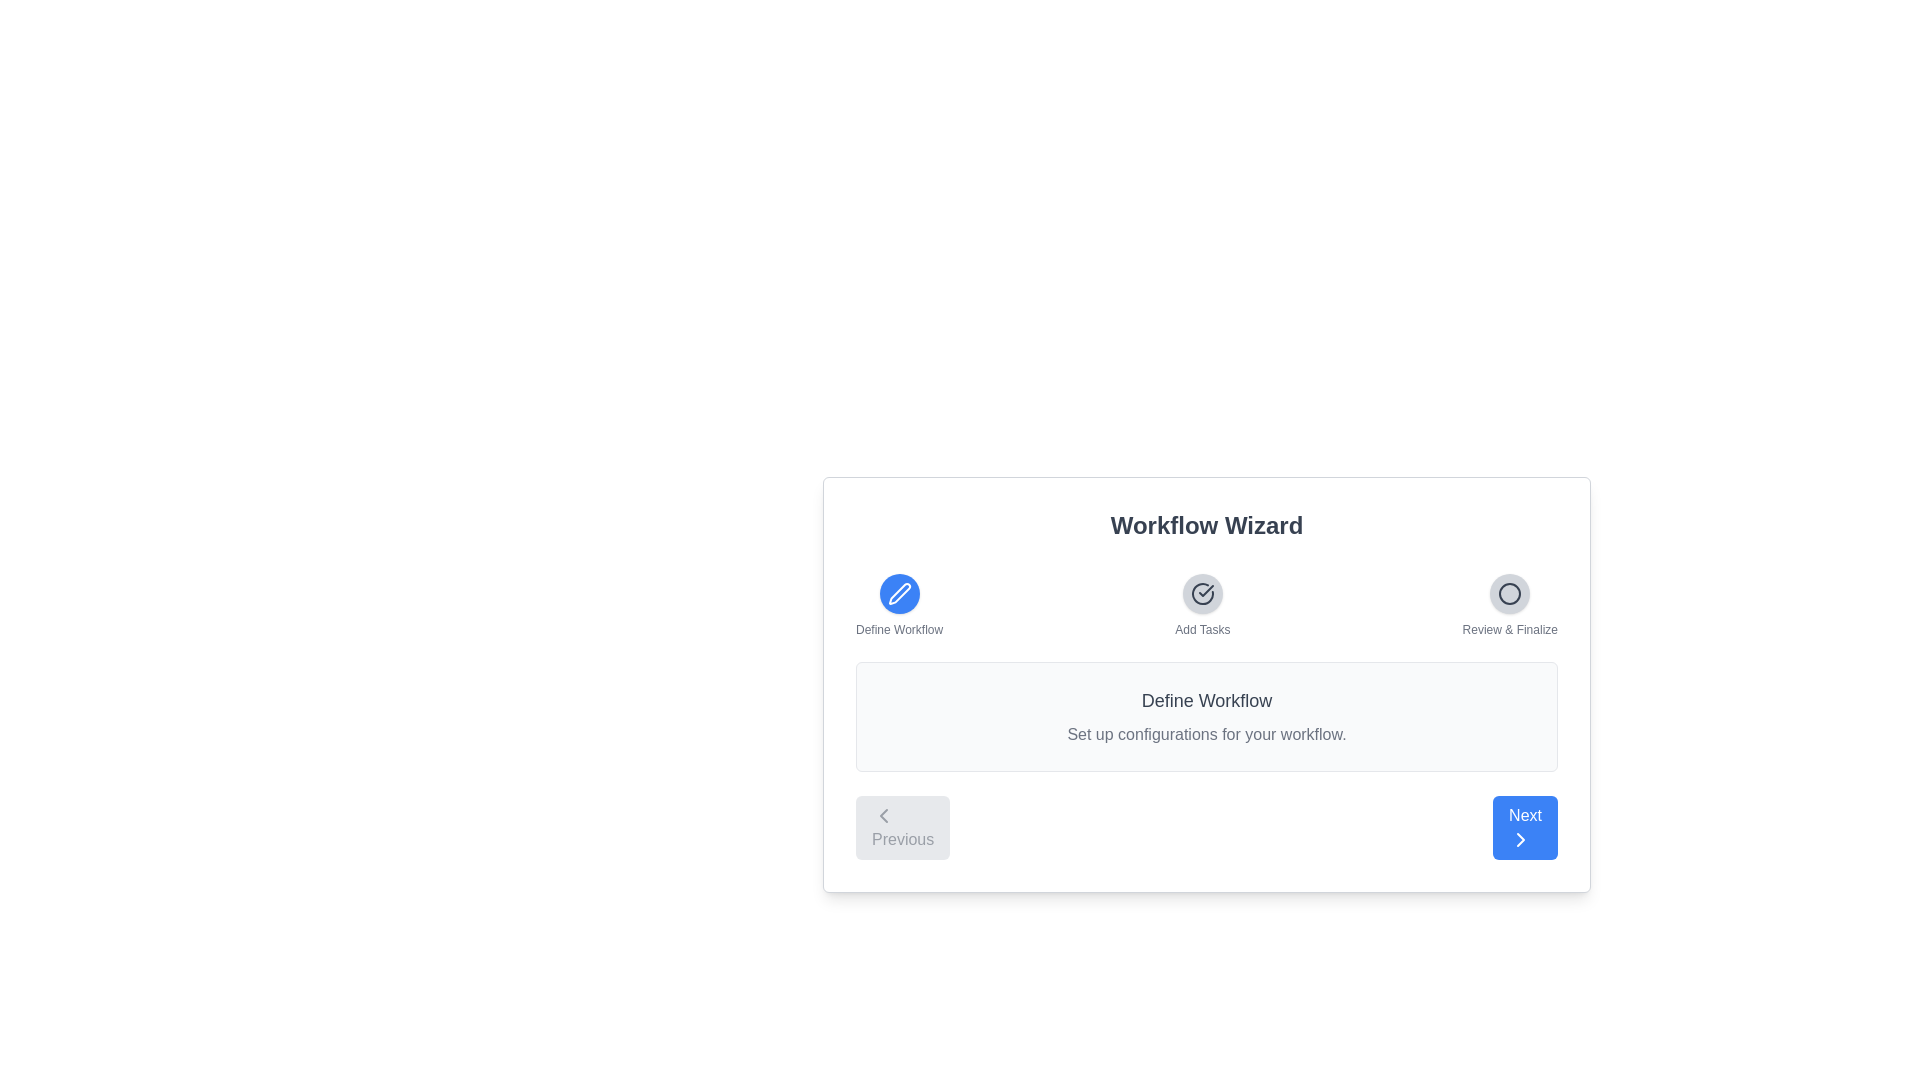  What do you see at coordinates (1201, 593) in the screenshot?
I see `the second button in the workflow wizard interface, located above the 'Add Tasks' text` at bounding box center [1201, 593].